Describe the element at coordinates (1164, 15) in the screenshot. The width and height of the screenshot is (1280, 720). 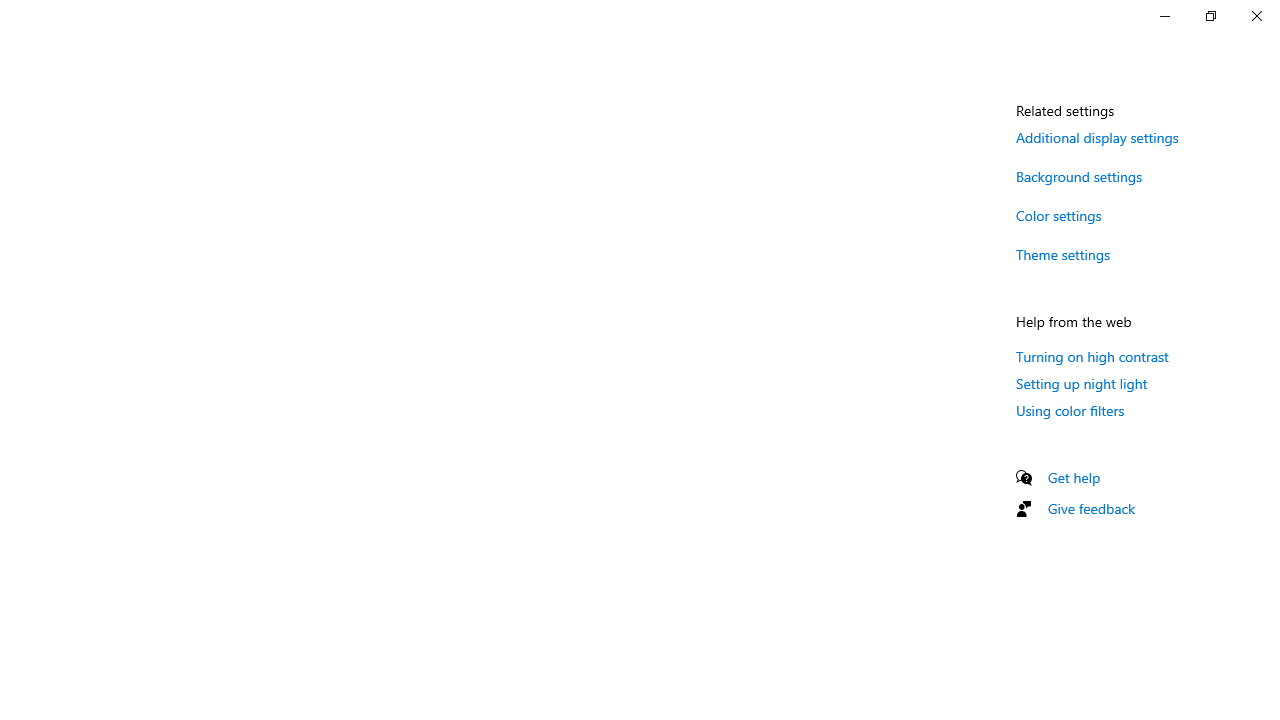
I see `'Minimize Settings'` at that location.